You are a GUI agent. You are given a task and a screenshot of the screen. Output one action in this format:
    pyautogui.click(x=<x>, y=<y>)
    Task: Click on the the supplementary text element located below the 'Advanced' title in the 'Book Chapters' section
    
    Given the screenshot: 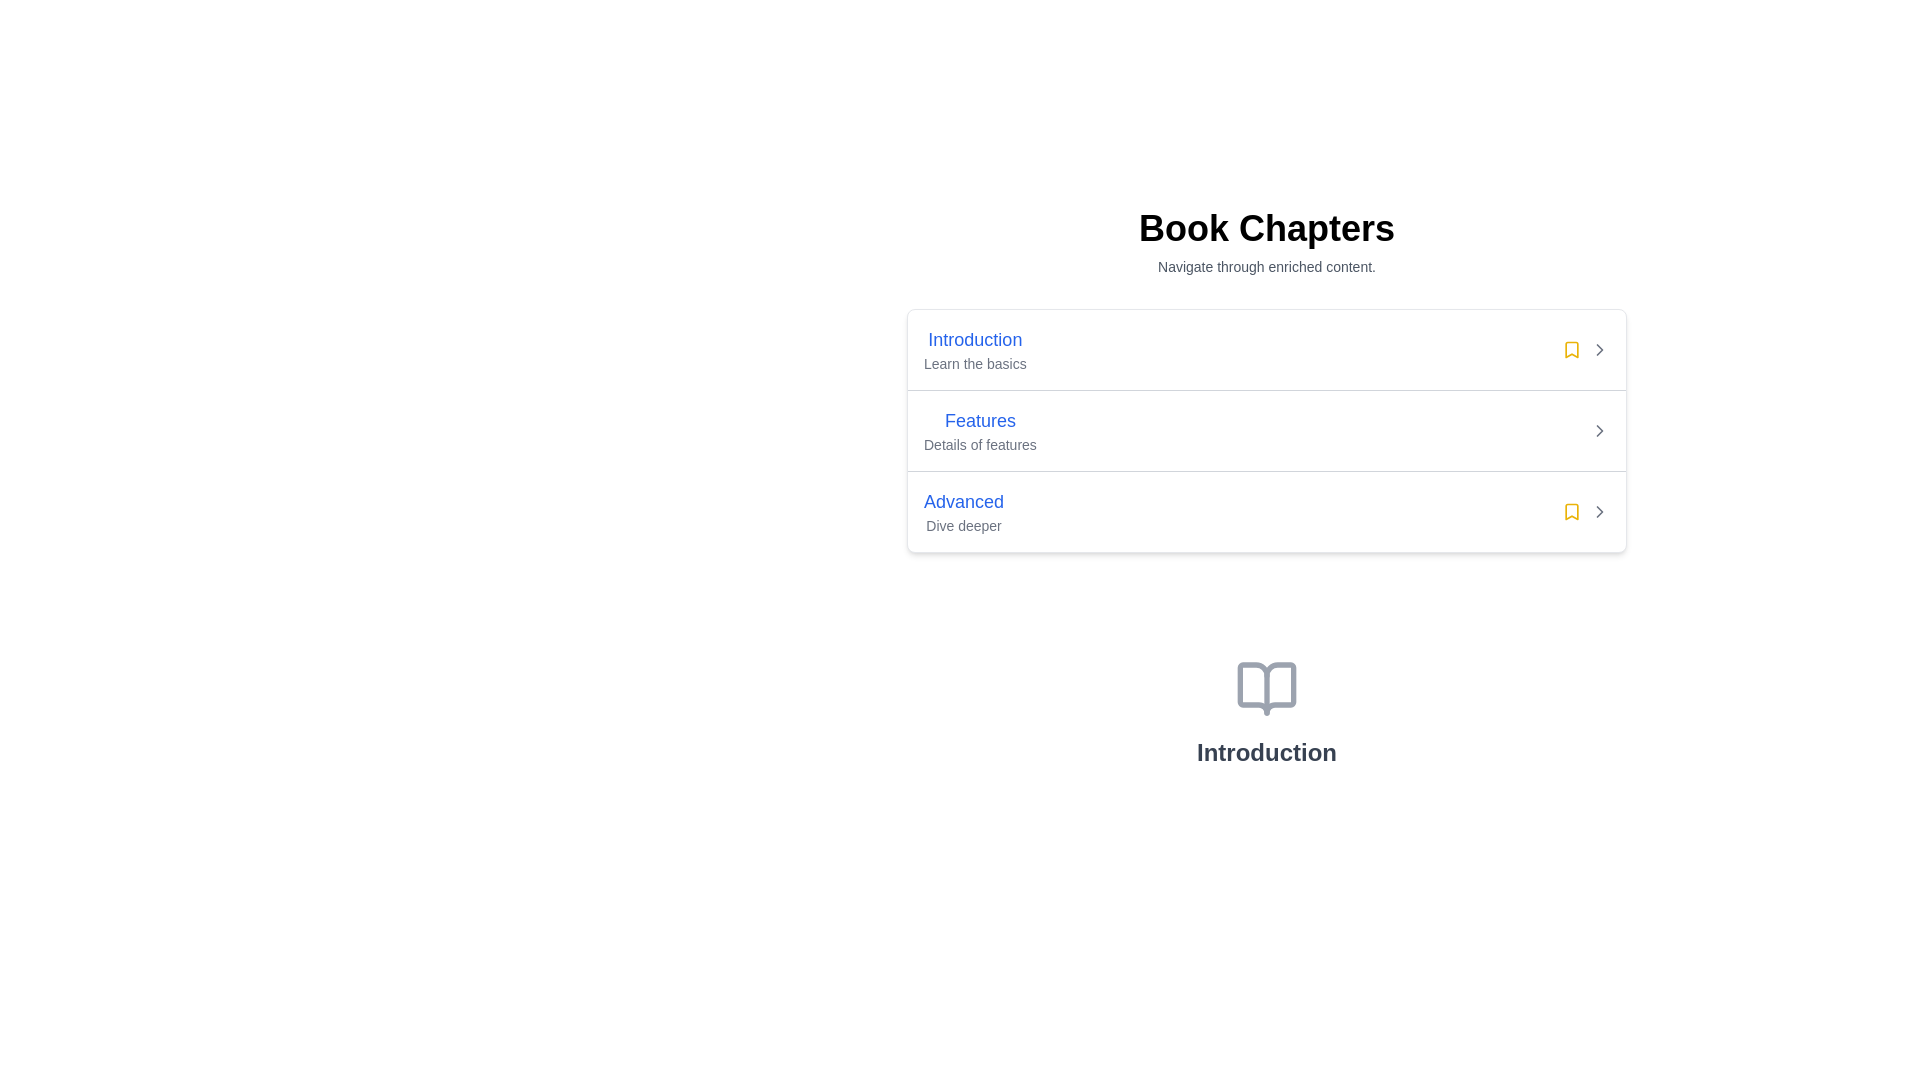 What is the action you would take?
    pyautogui.click(x=964, y=524)
    